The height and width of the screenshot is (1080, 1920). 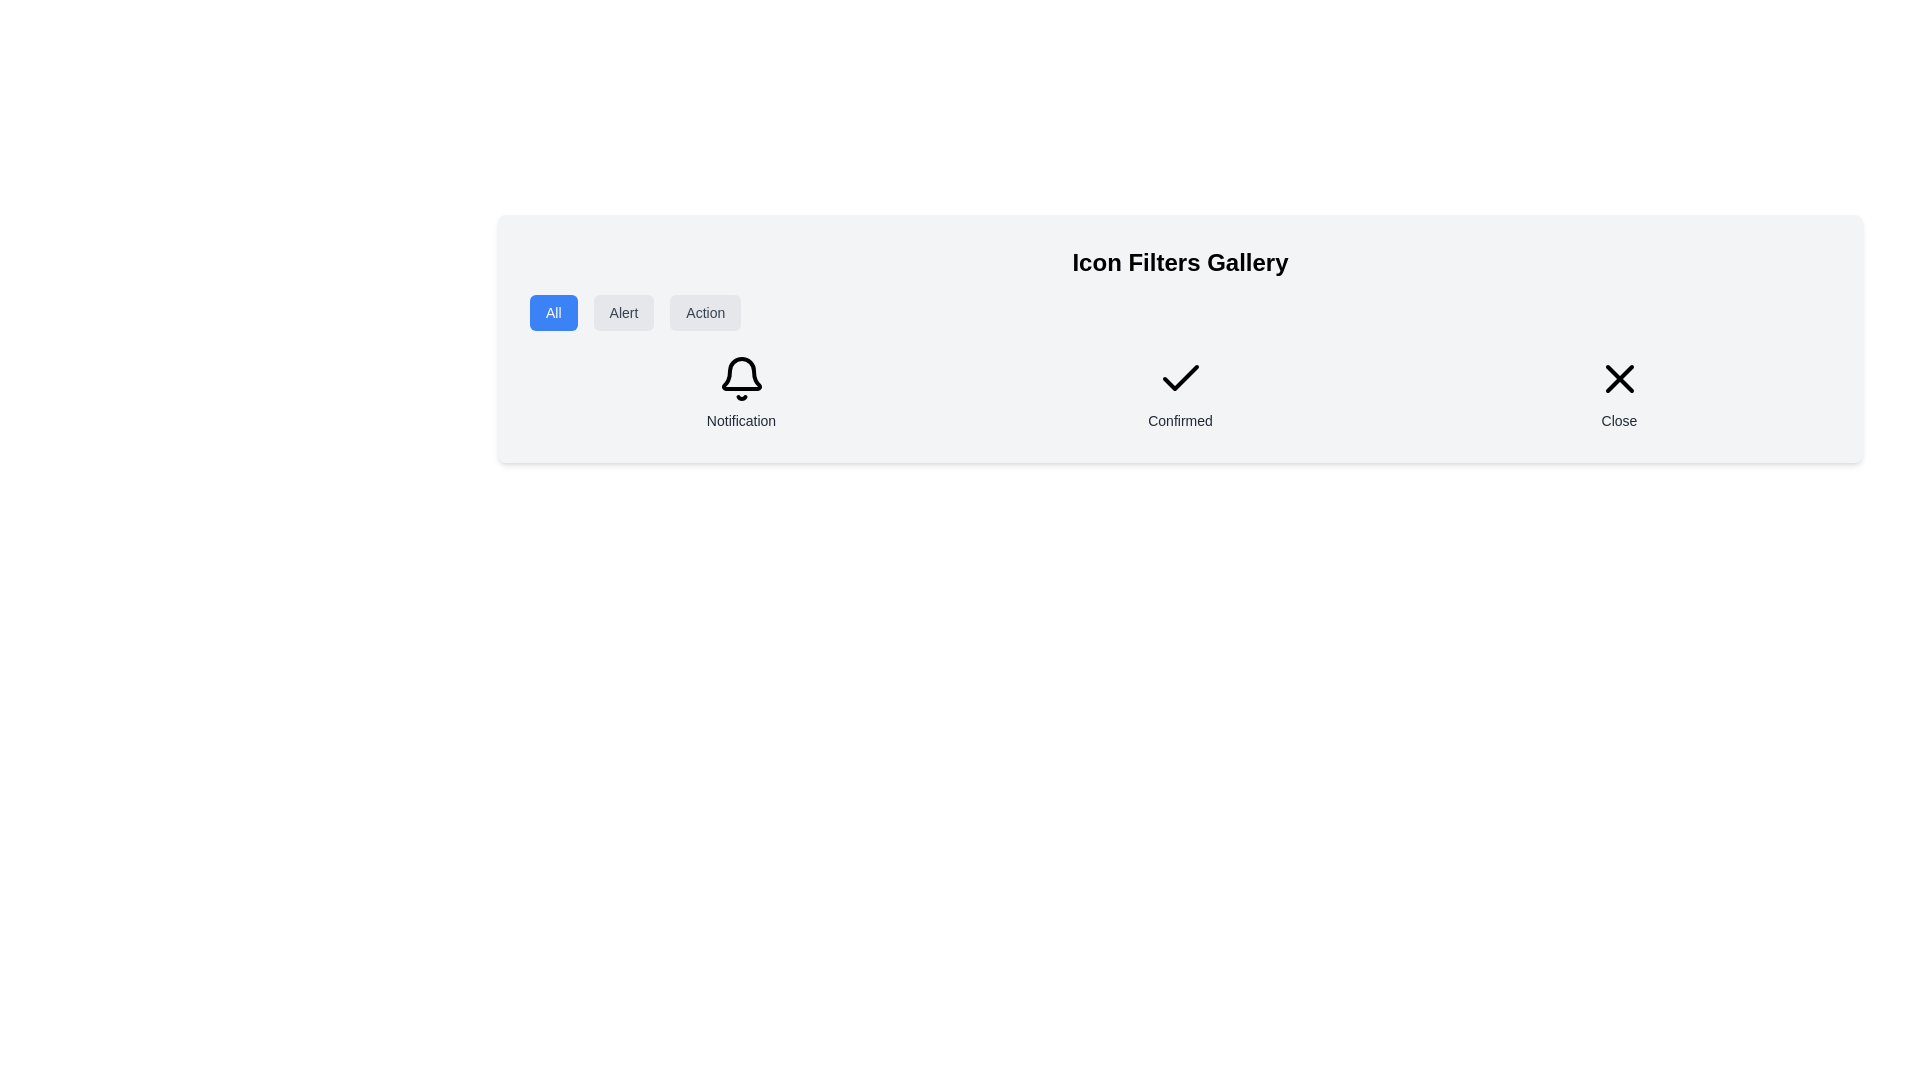 I want to click on the 'Action' button, which is the rightmost button in a horizontal group of three buttons with a light gray background and dark gray text, so click(x=705, y=312).